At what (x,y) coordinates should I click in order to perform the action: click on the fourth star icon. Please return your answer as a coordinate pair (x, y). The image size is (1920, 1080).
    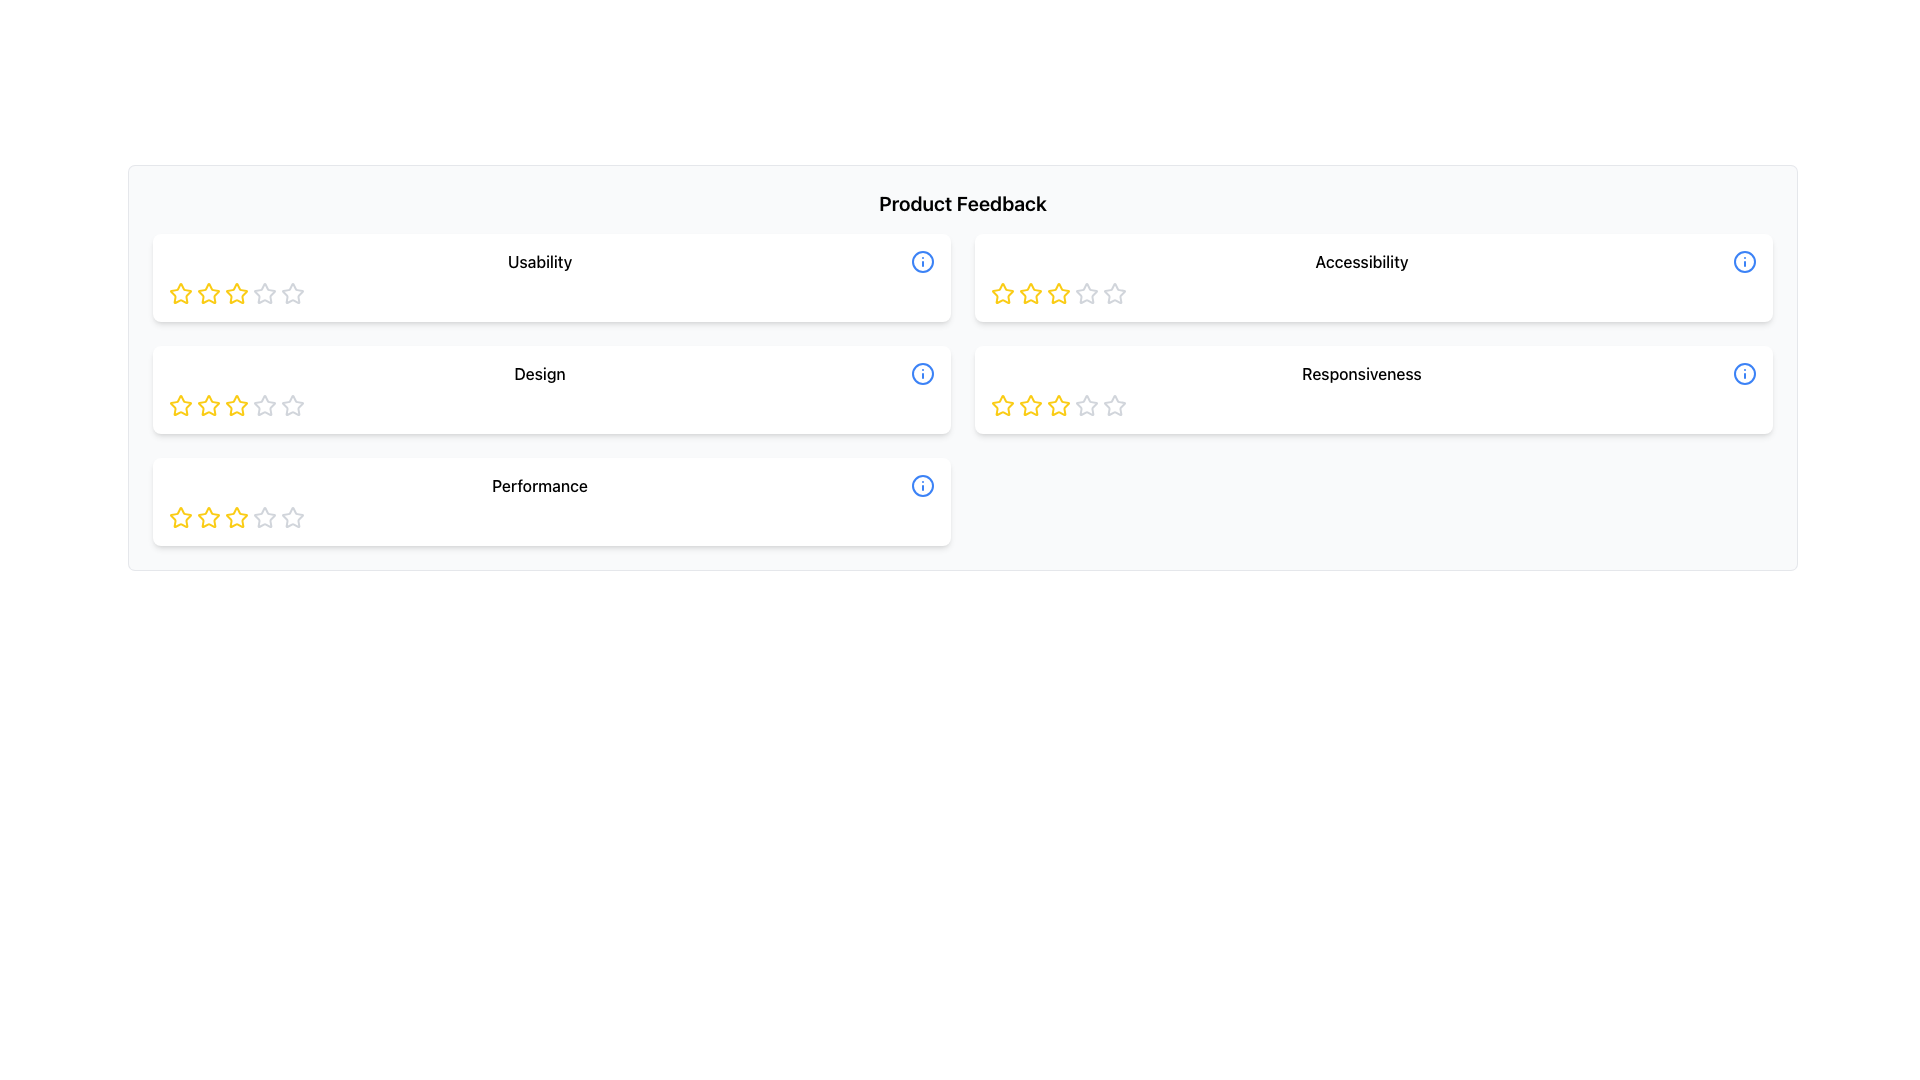
    Looking at the image, I should click on (1113, 405).